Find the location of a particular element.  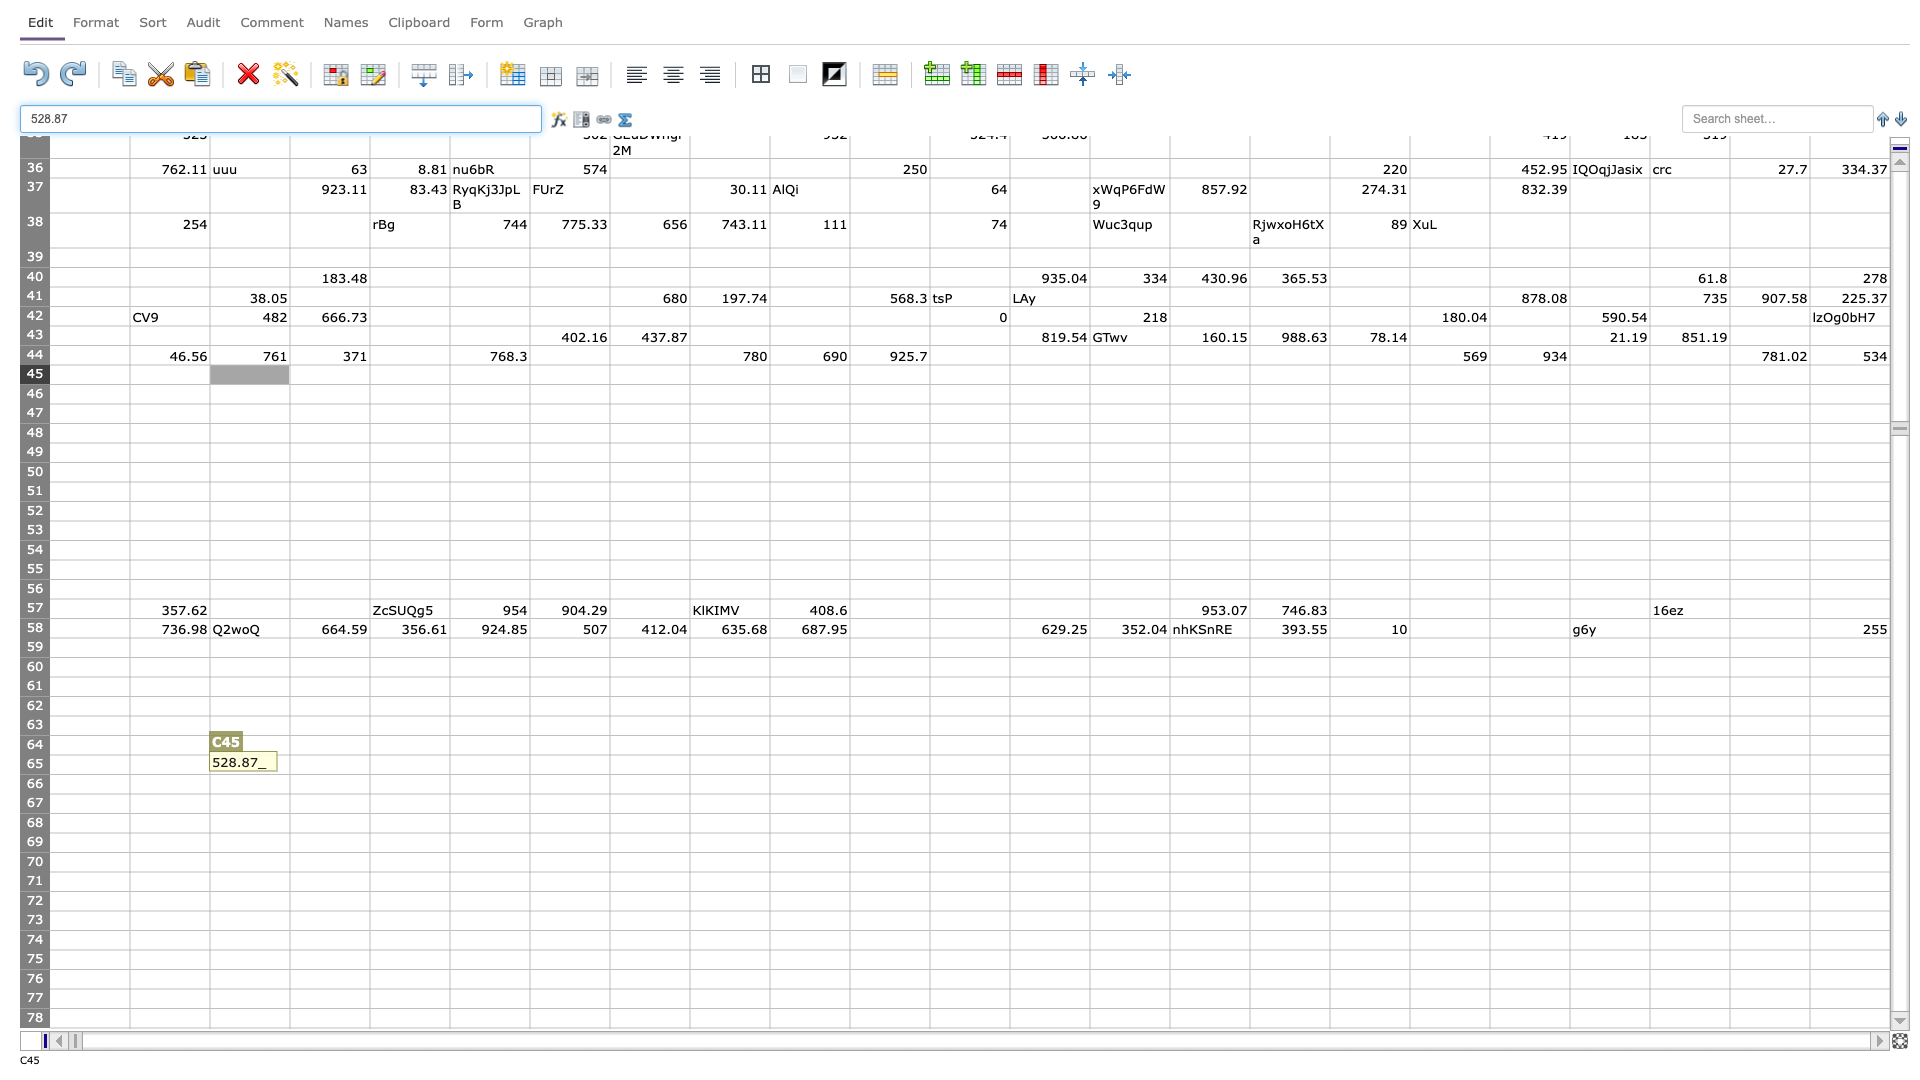

bottom right corner of F65 is located at coordinates (529, 773).